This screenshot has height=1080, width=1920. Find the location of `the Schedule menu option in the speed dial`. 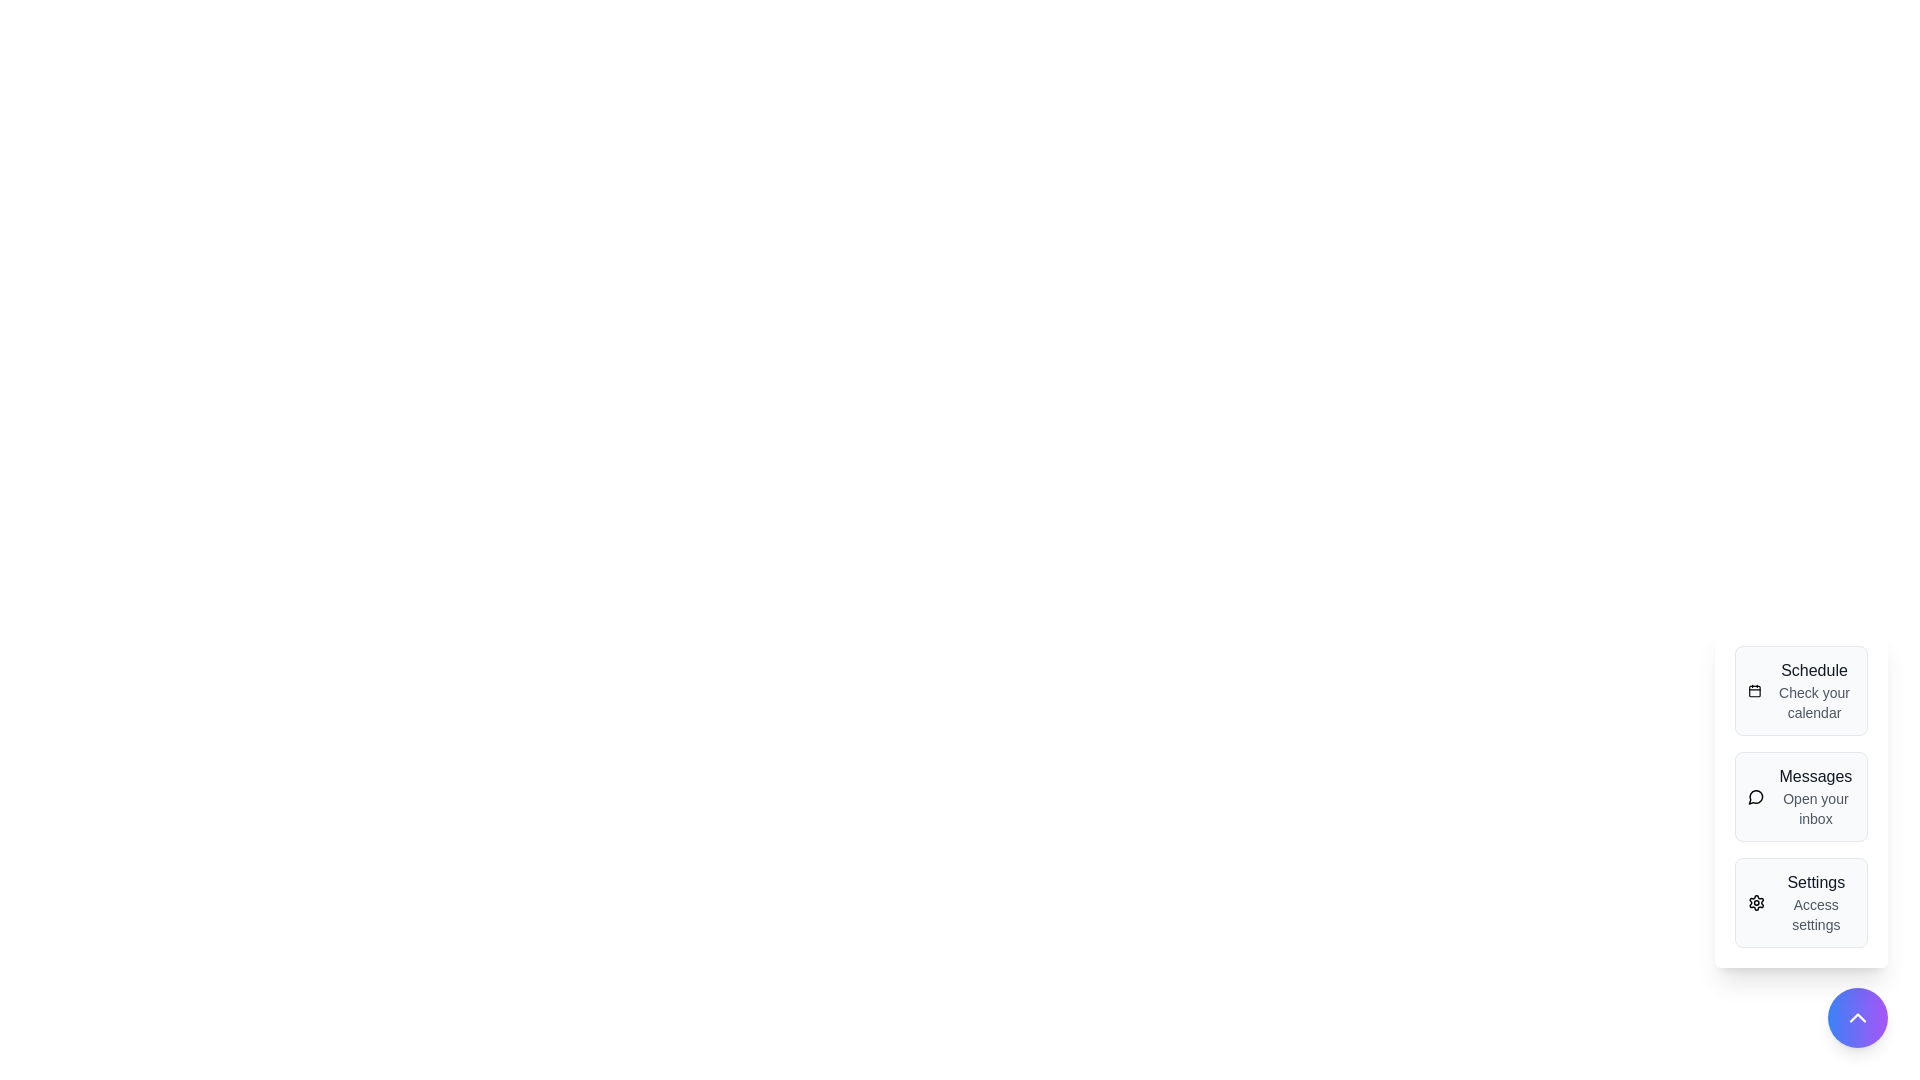

the Schedule menu option in the speed dial is located at coordinates (1801, 689).